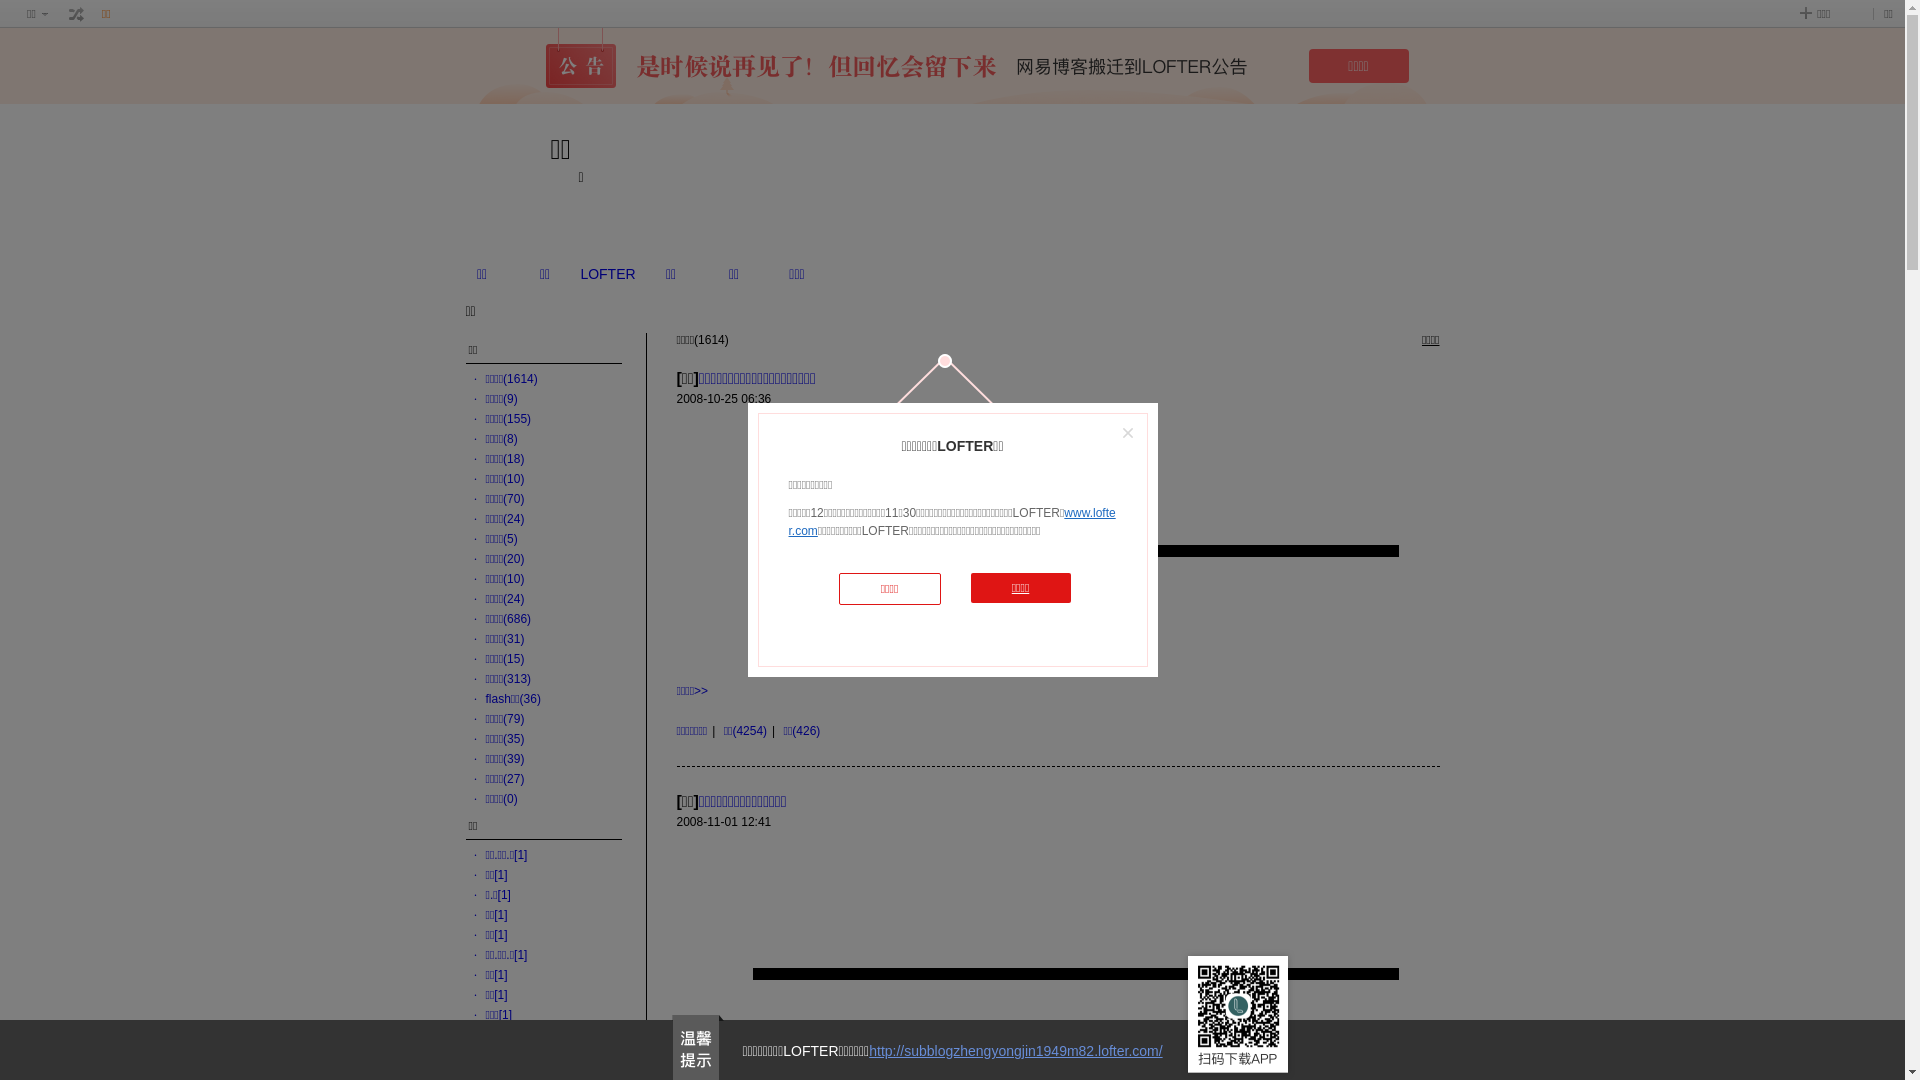  Describe the element at coordinates (1015, 1049) in the screenshot. I see `'http://subblogzhengyongjin1949m82.lofter.com/'` at that location.